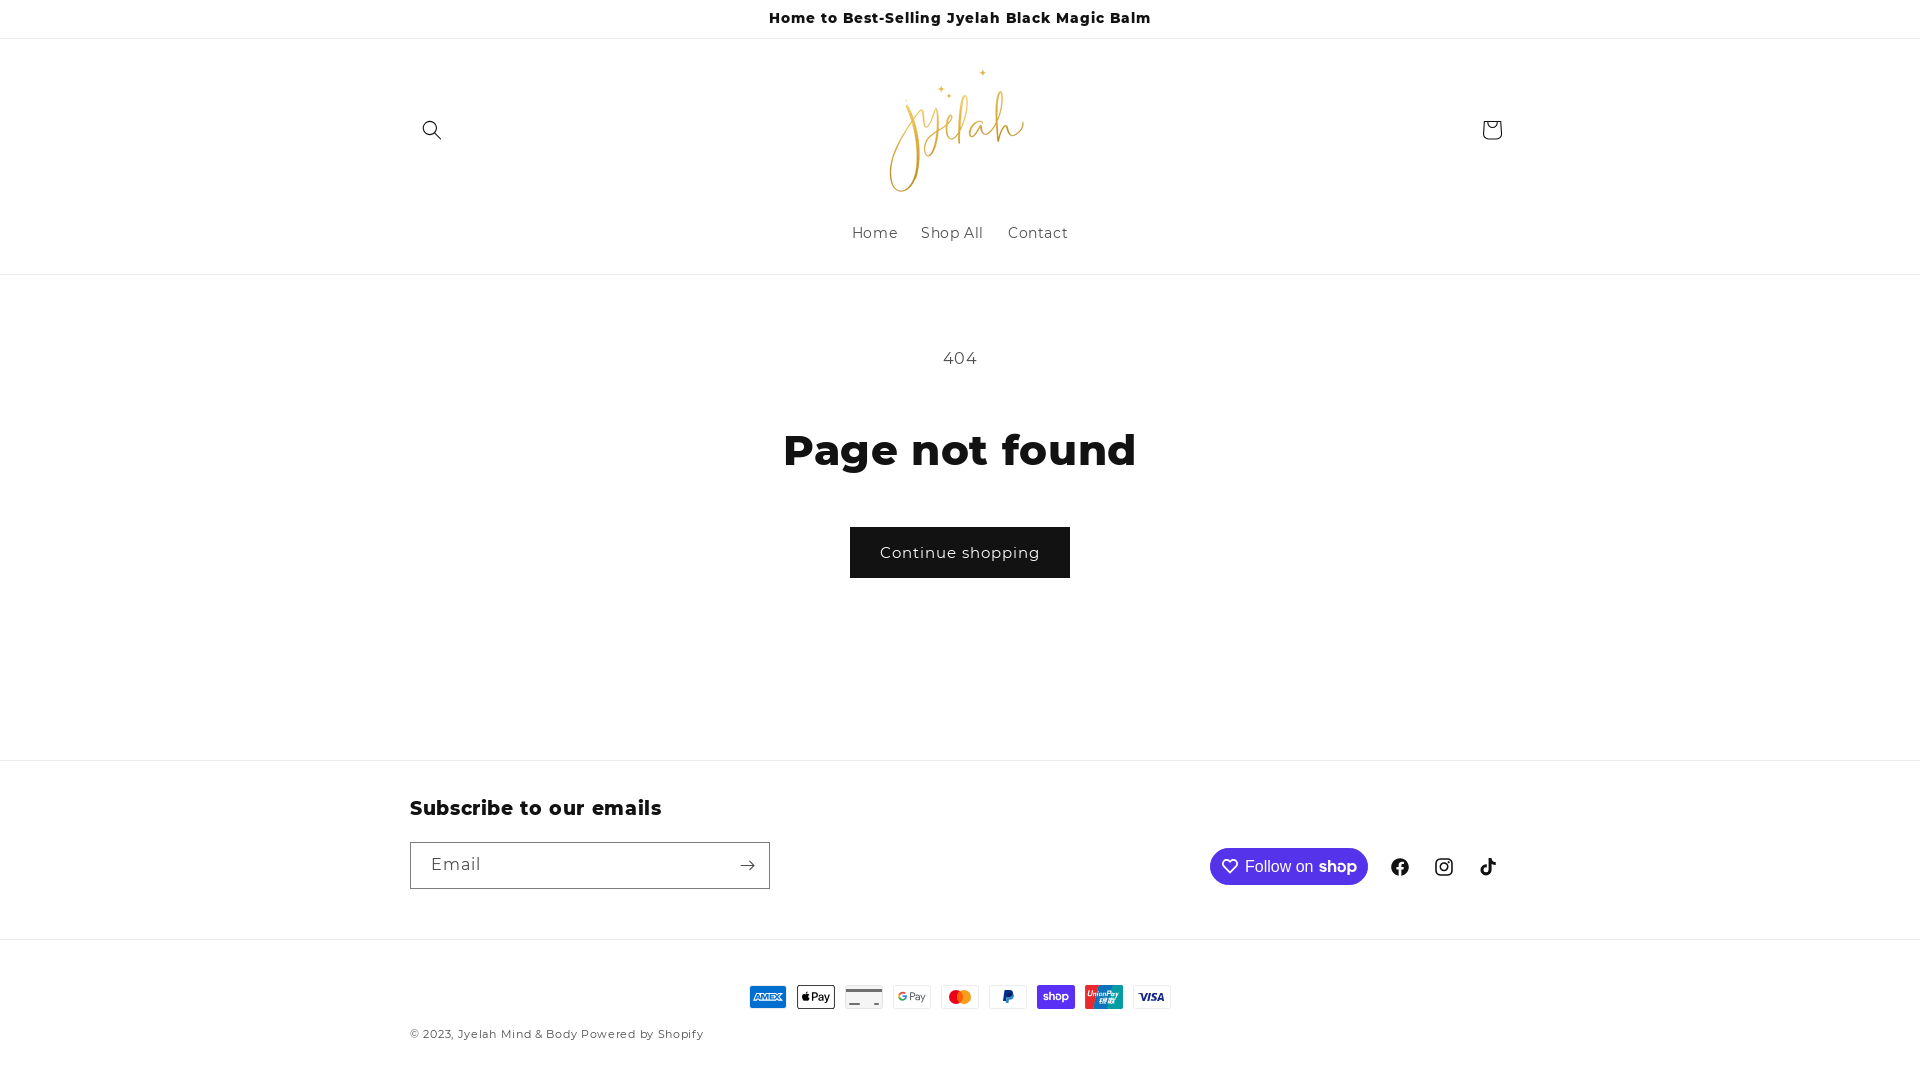 Image resolution: width=1920 pixels, height=1080 pixels. What do you see at coordinates (951, 231) in the screenshot?
I see `'Shop All'` at bounding box center [951, 231].